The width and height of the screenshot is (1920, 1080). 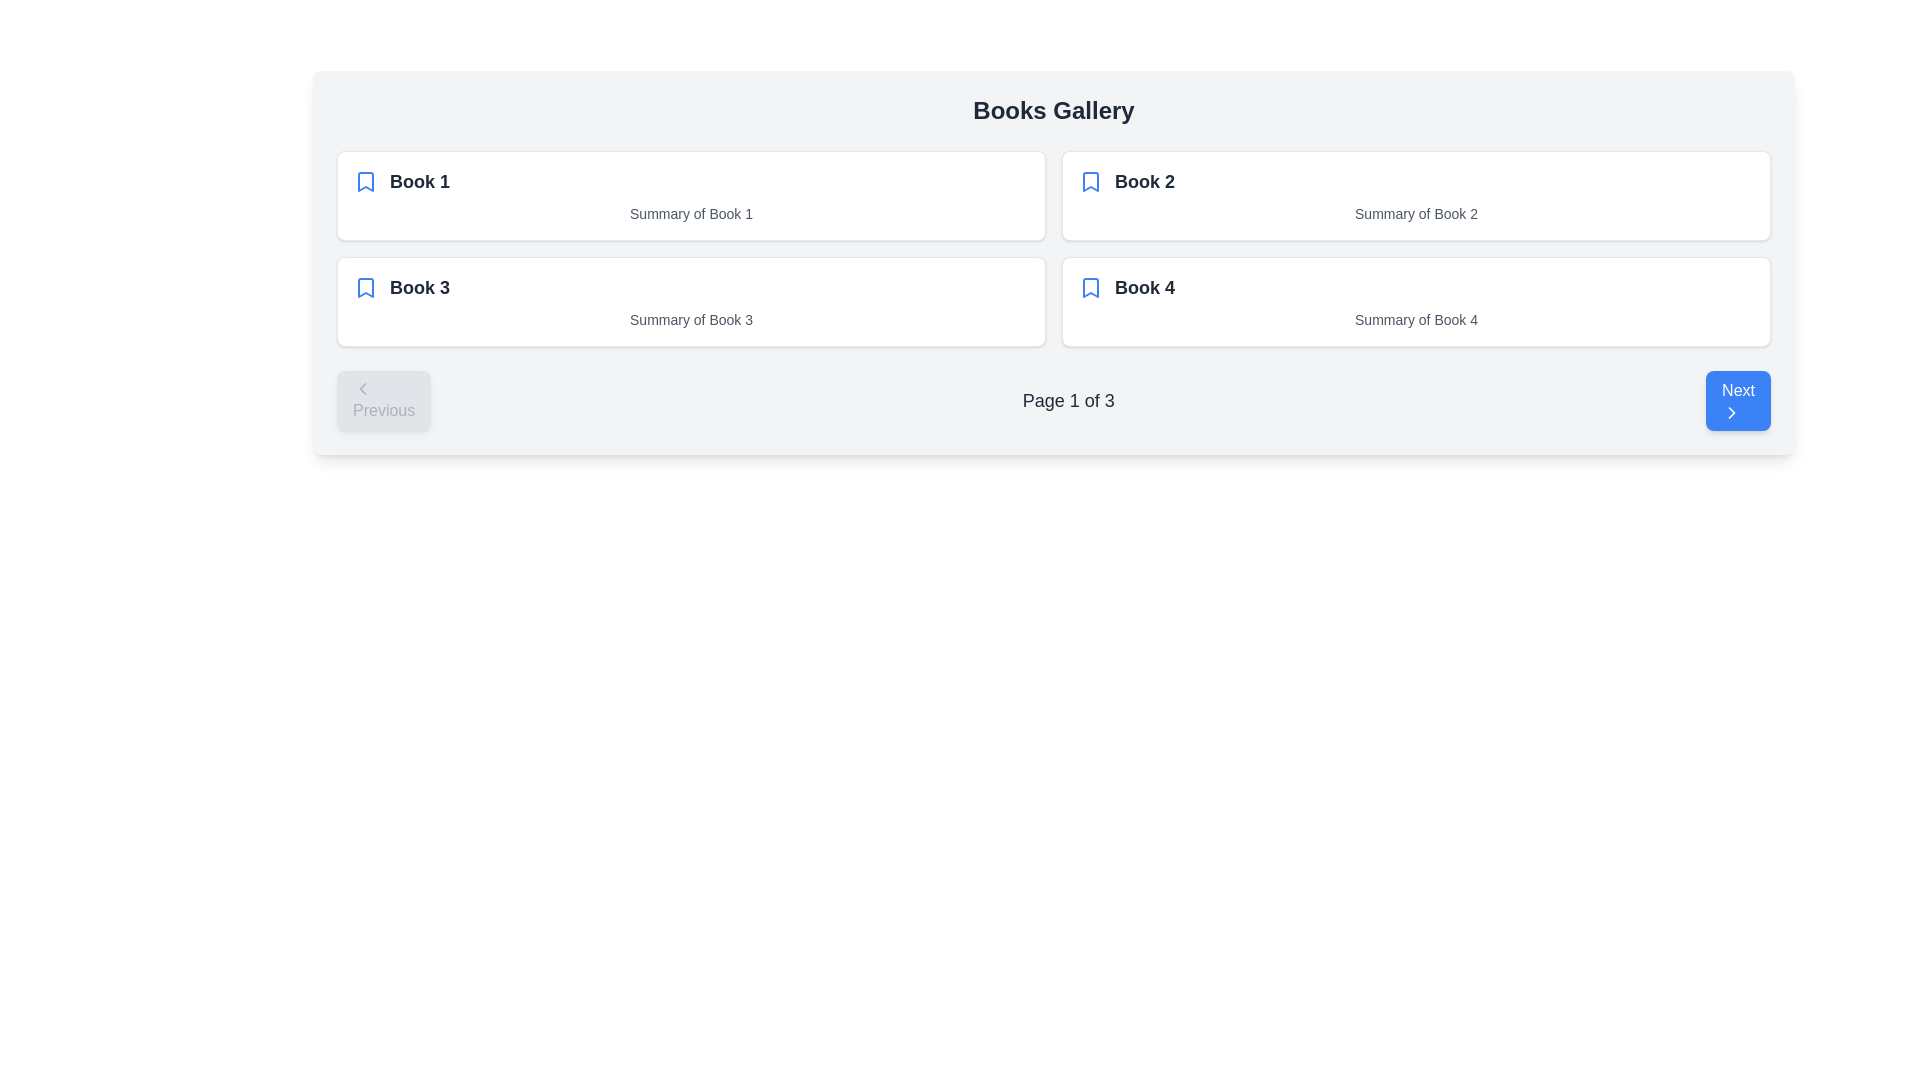 I want to click on the Text label that provides a brief indication of the book's content located in the lower section of the 'Book 3' card in the second row, first column of the books gallery, so click(x=691, y=319).